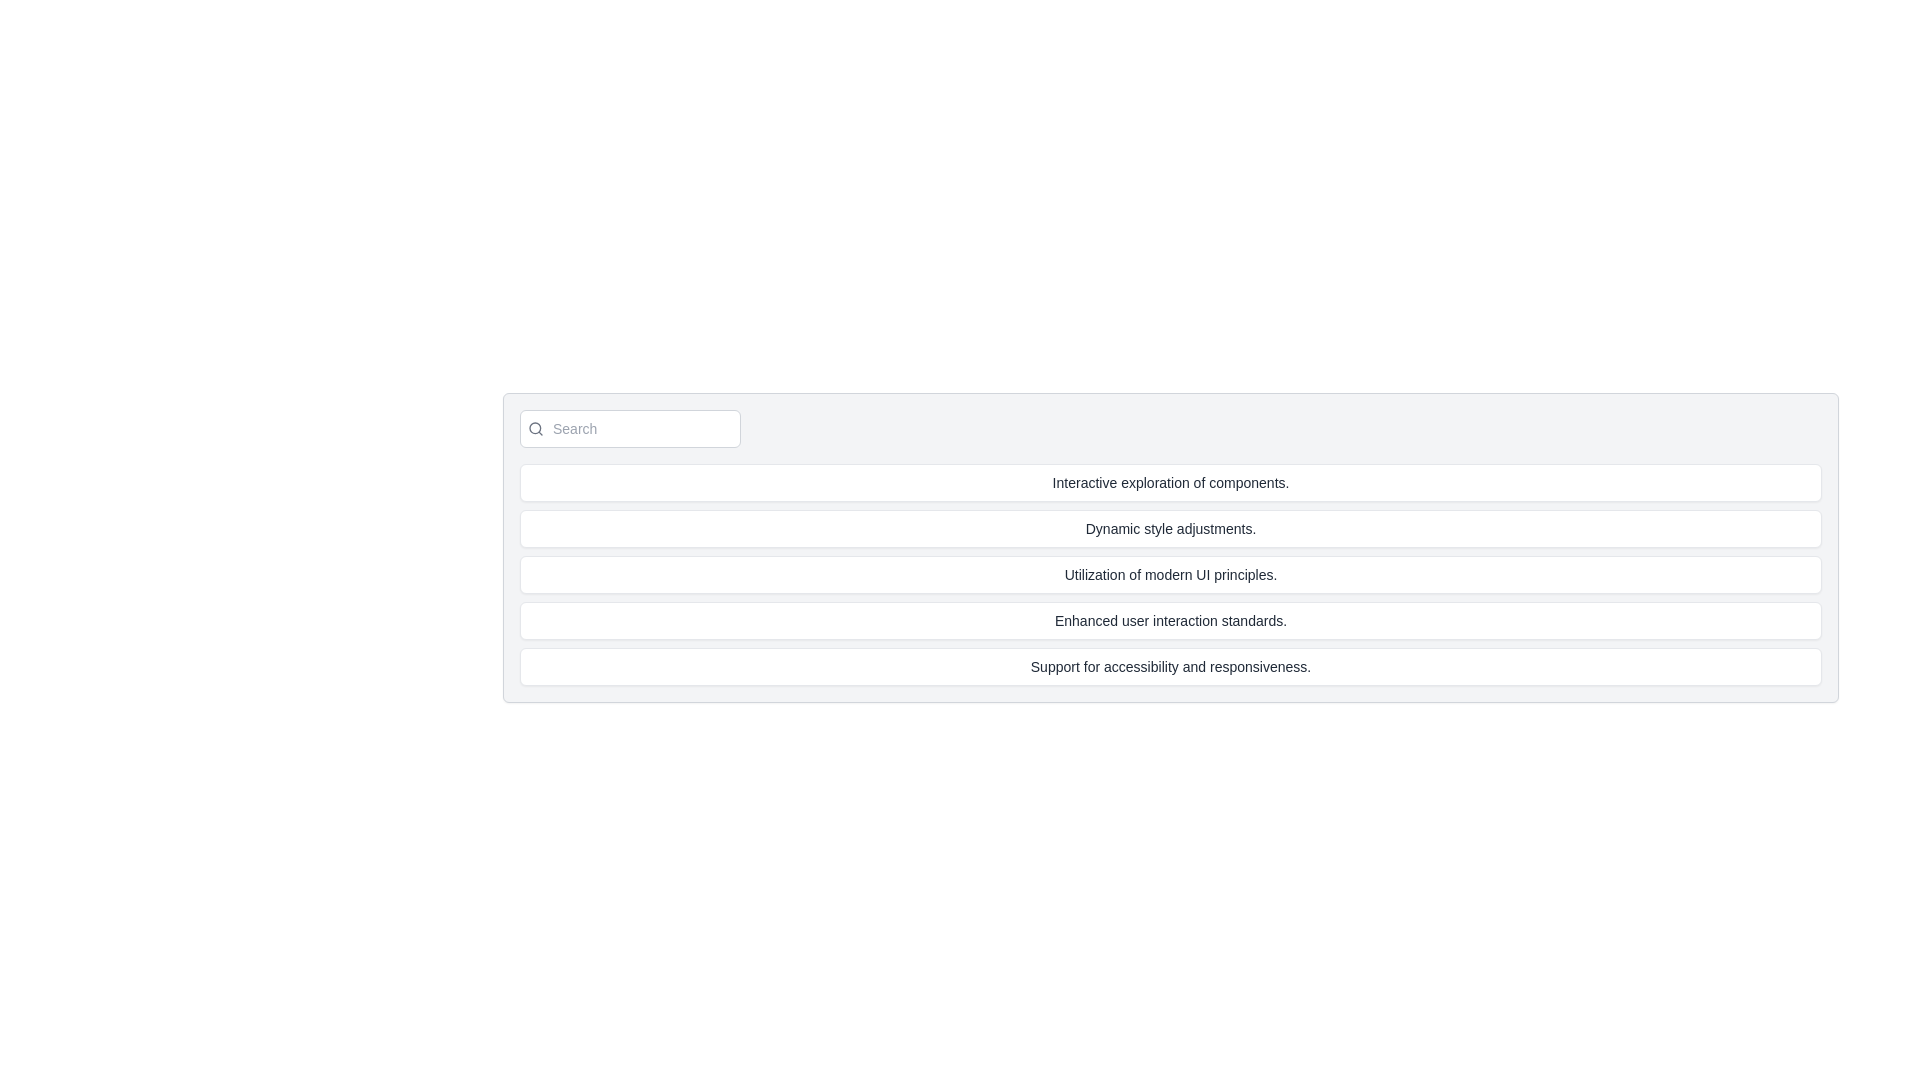 This screenshot has width=1920, height=1080. Describe the element at coordinates (1140, 620) in the screenshot. I see `the static text element that is the 23rd character in the string 'Enhanced user interaction standards.'` at that location.